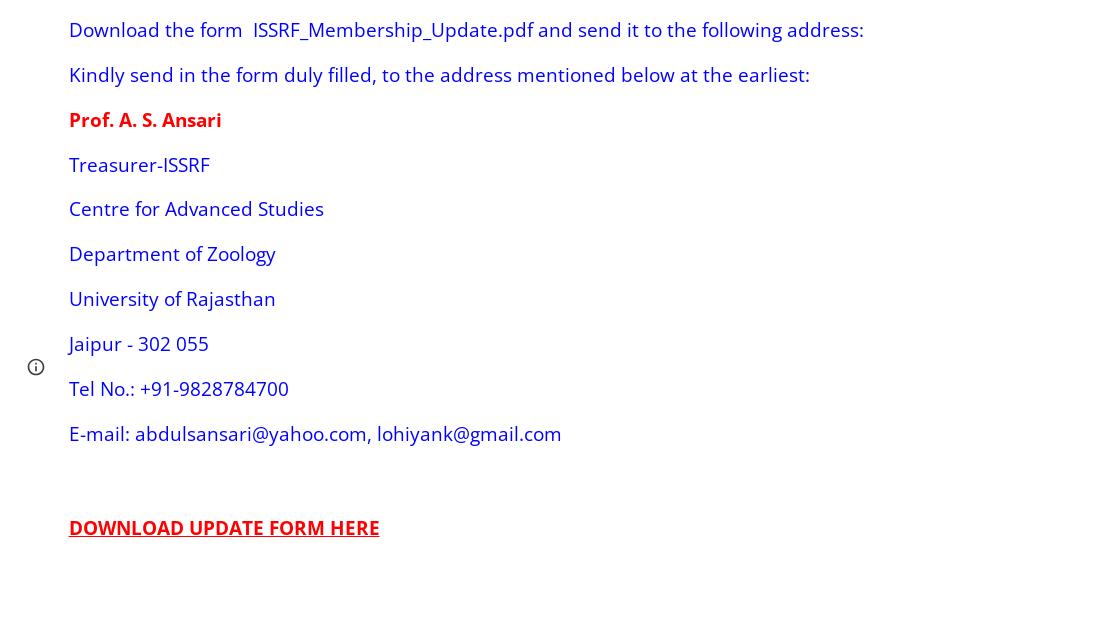 The width and height of the screenshot is (1100, 617). I want to click on 'Prof', so click(88, 117).